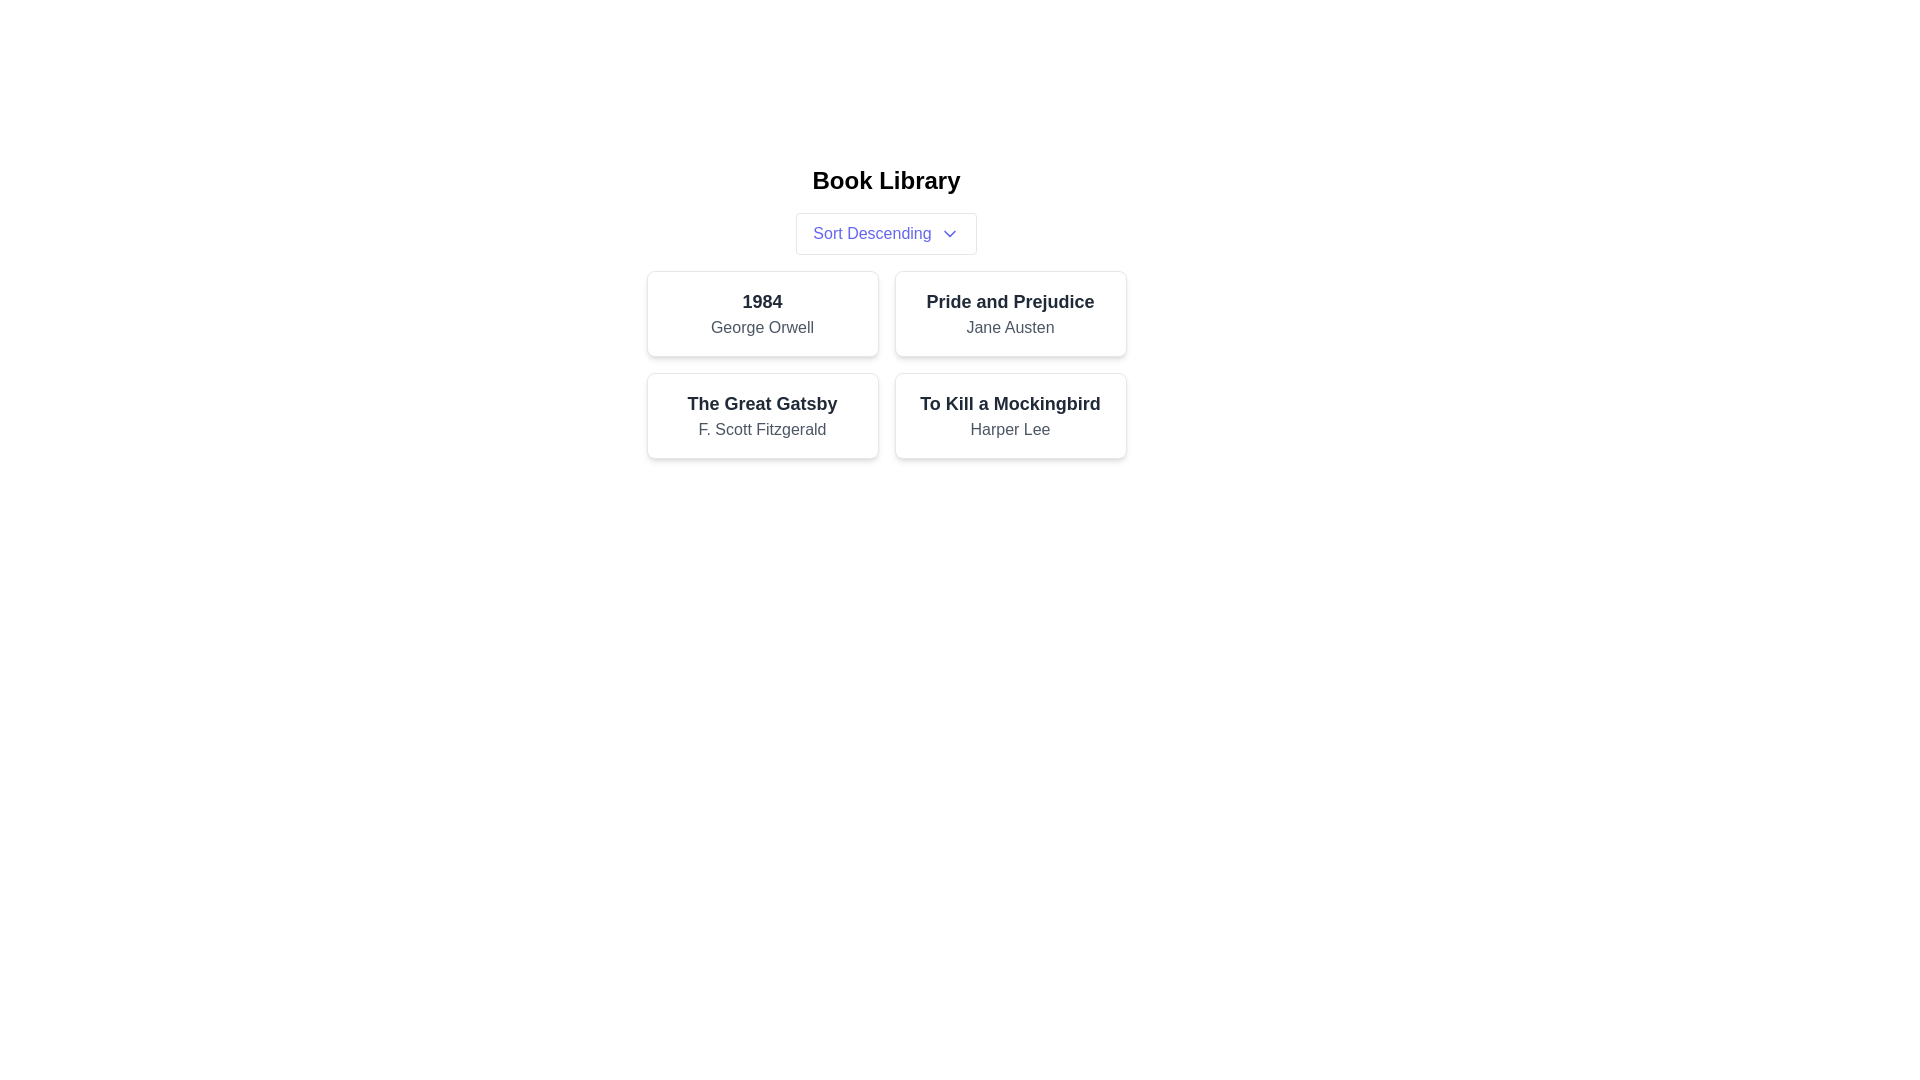 The image size is (1920, 1080). Describe the element at coordinates (1010, 301) in the screenshot. I see `the static text label displaying the title 'Pride and Prejudice', which identifies the book entry located in the top row, second column of the grid layout` at that location.